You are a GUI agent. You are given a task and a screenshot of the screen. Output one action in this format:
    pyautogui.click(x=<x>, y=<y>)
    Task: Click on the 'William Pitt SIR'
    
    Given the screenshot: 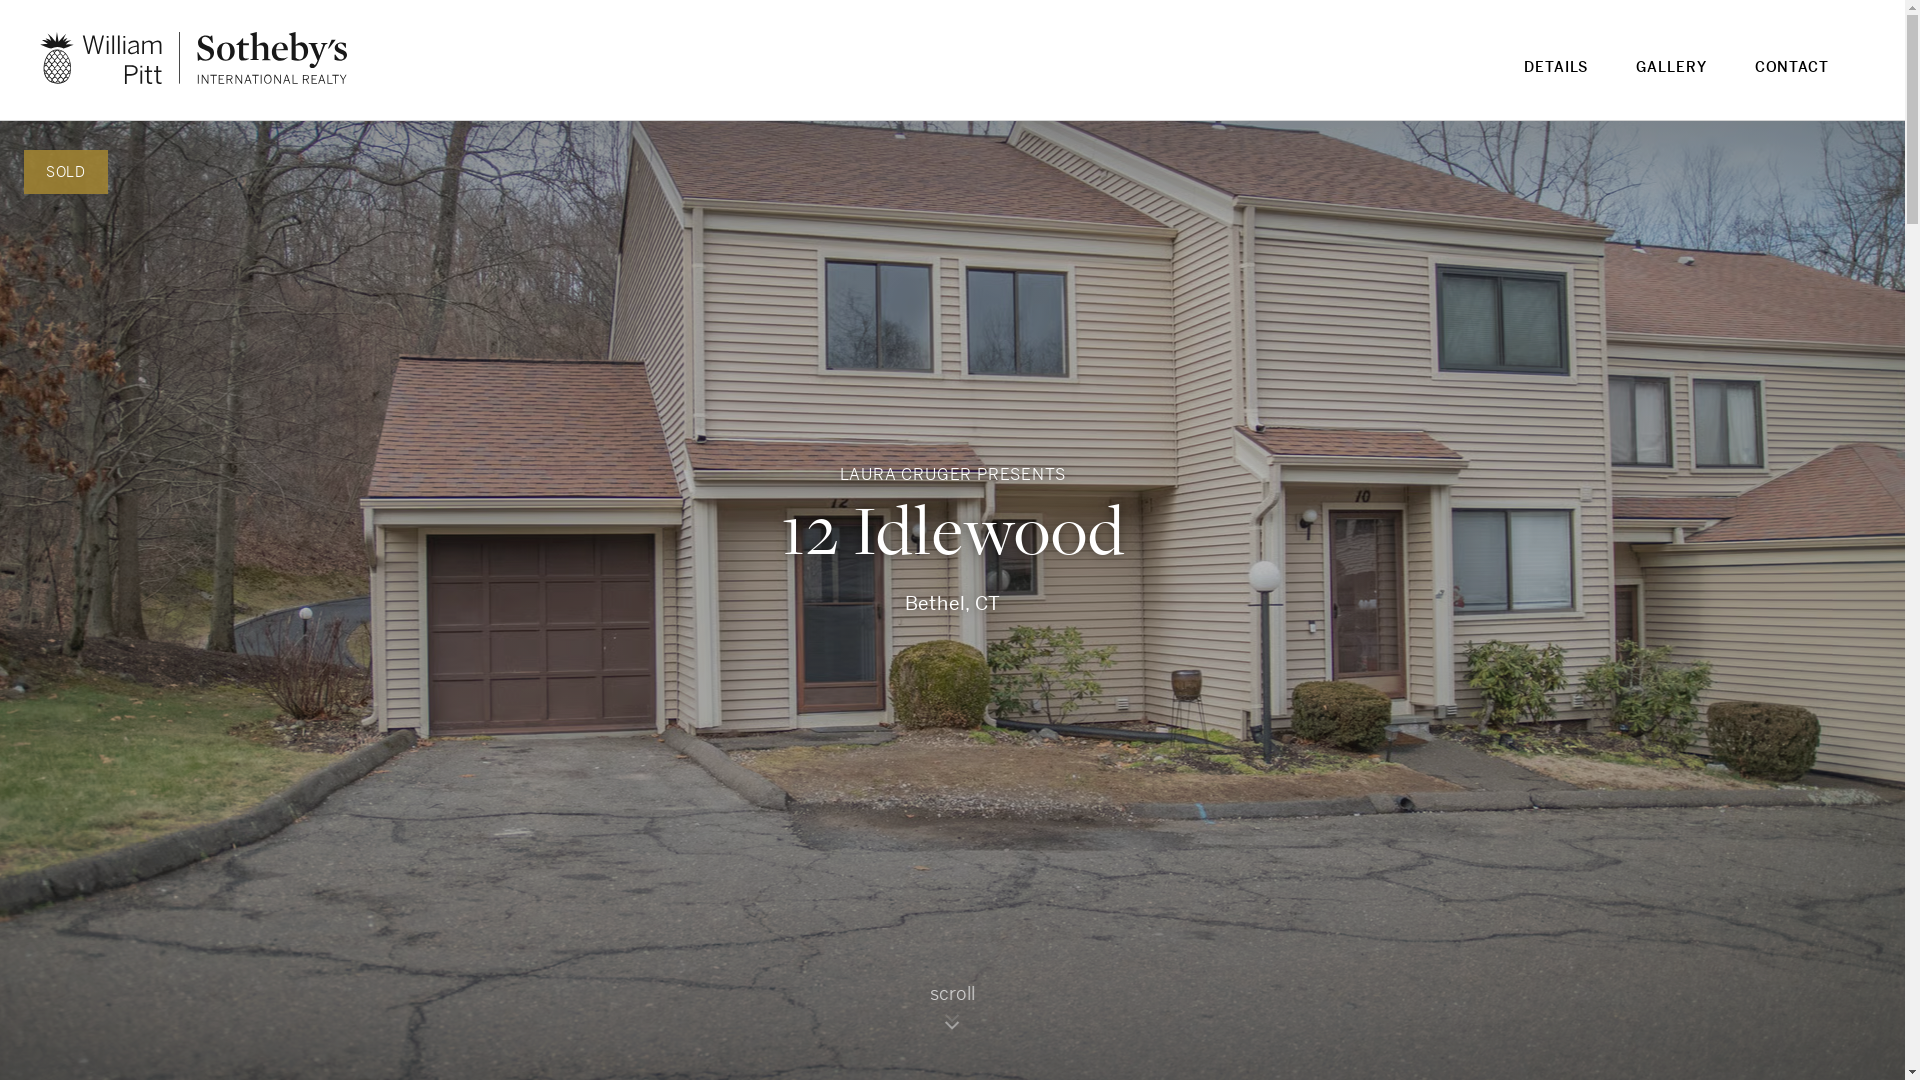 What is the action you would take?
    pyautogui.click(x=193, y=56)
    